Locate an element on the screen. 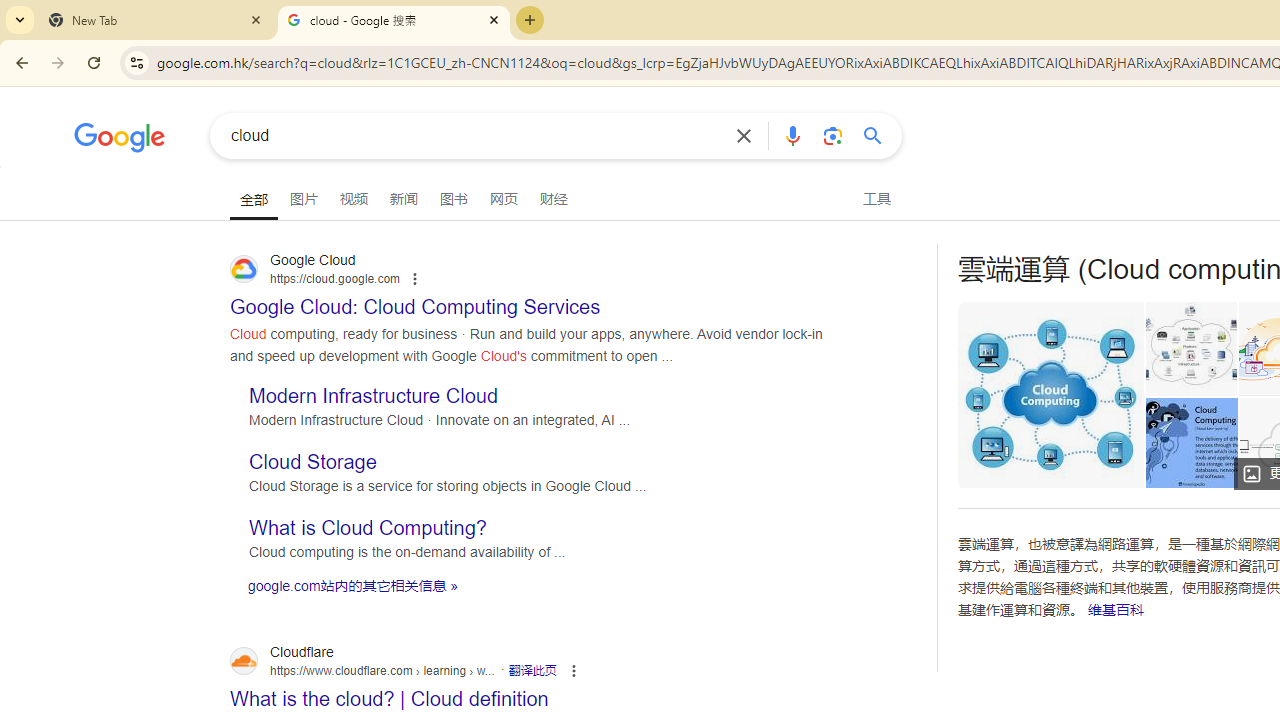 This screenshot has width=1280, height=720. 'Modern Infrastructure Cloud' is located at coordinates (374, 395).